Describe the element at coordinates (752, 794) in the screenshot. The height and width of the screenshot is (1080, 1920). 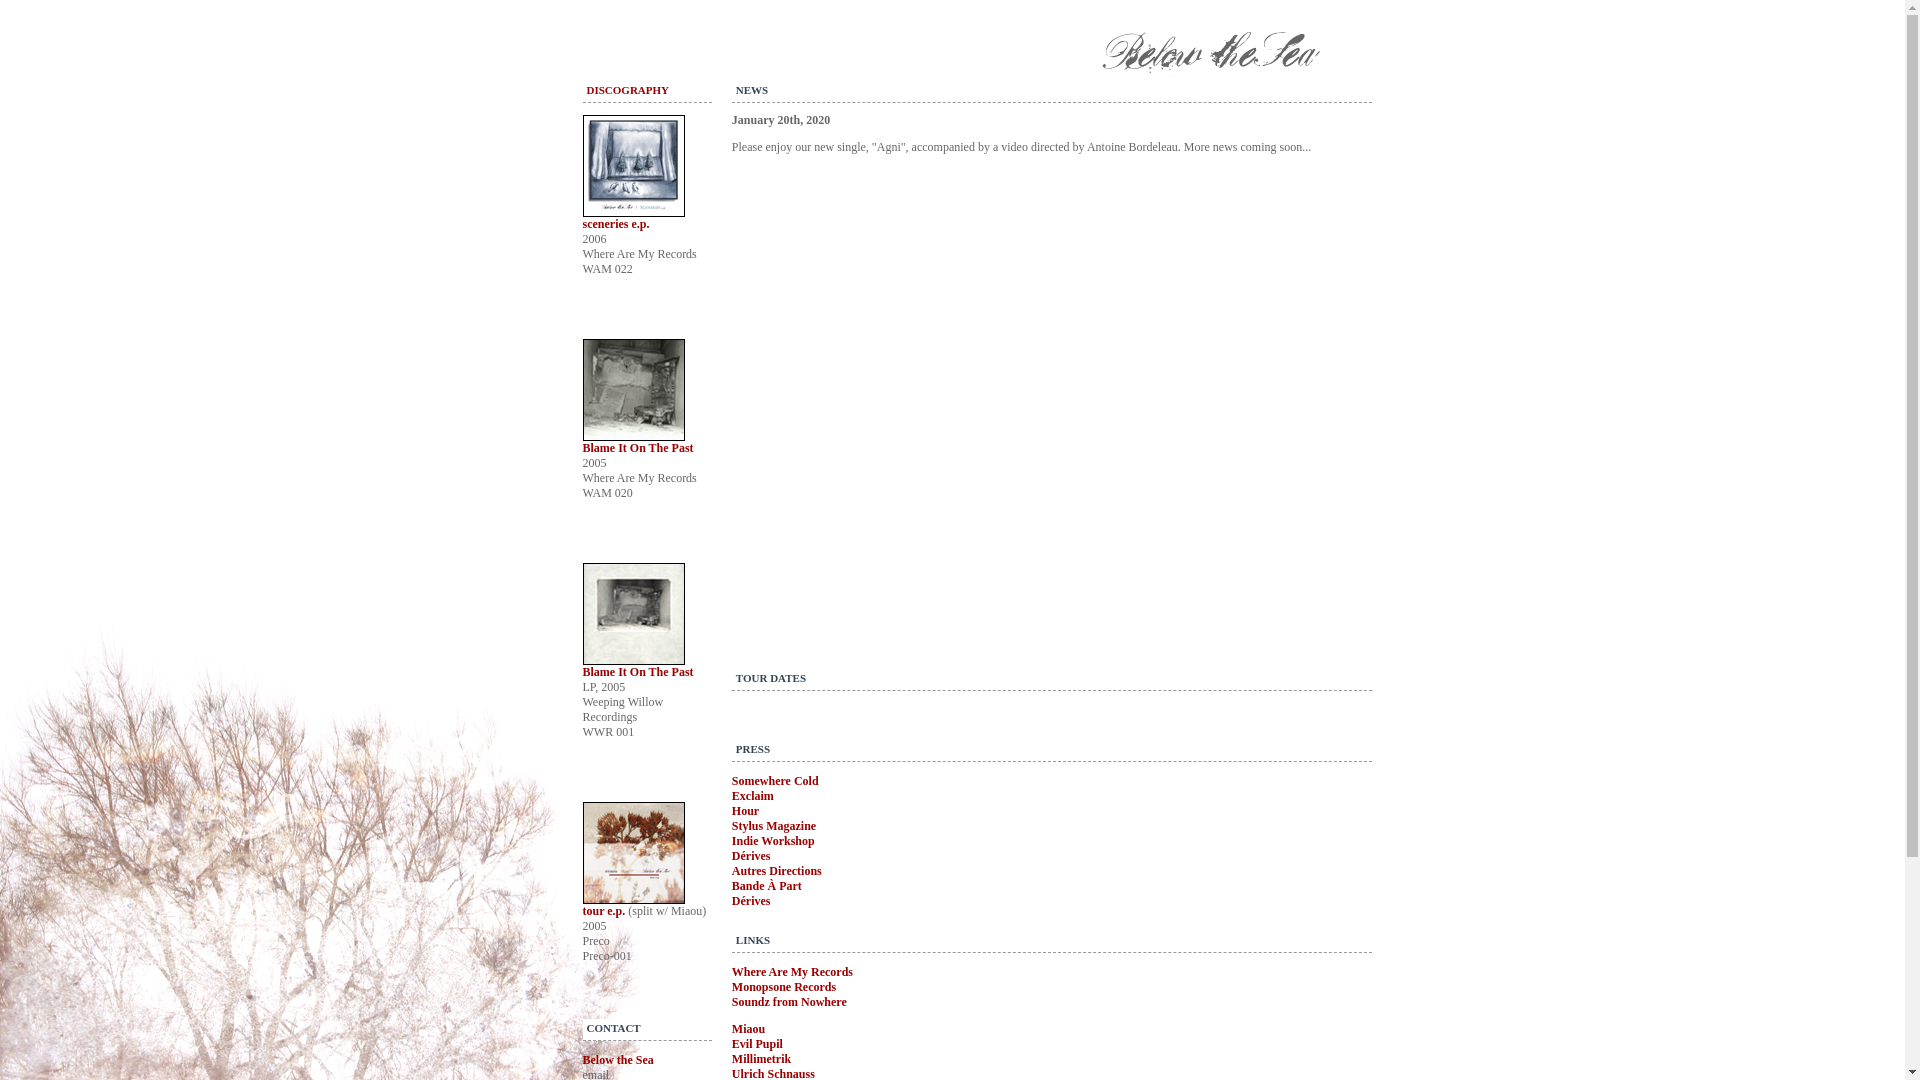
I see `'Exclaim'` at that location.